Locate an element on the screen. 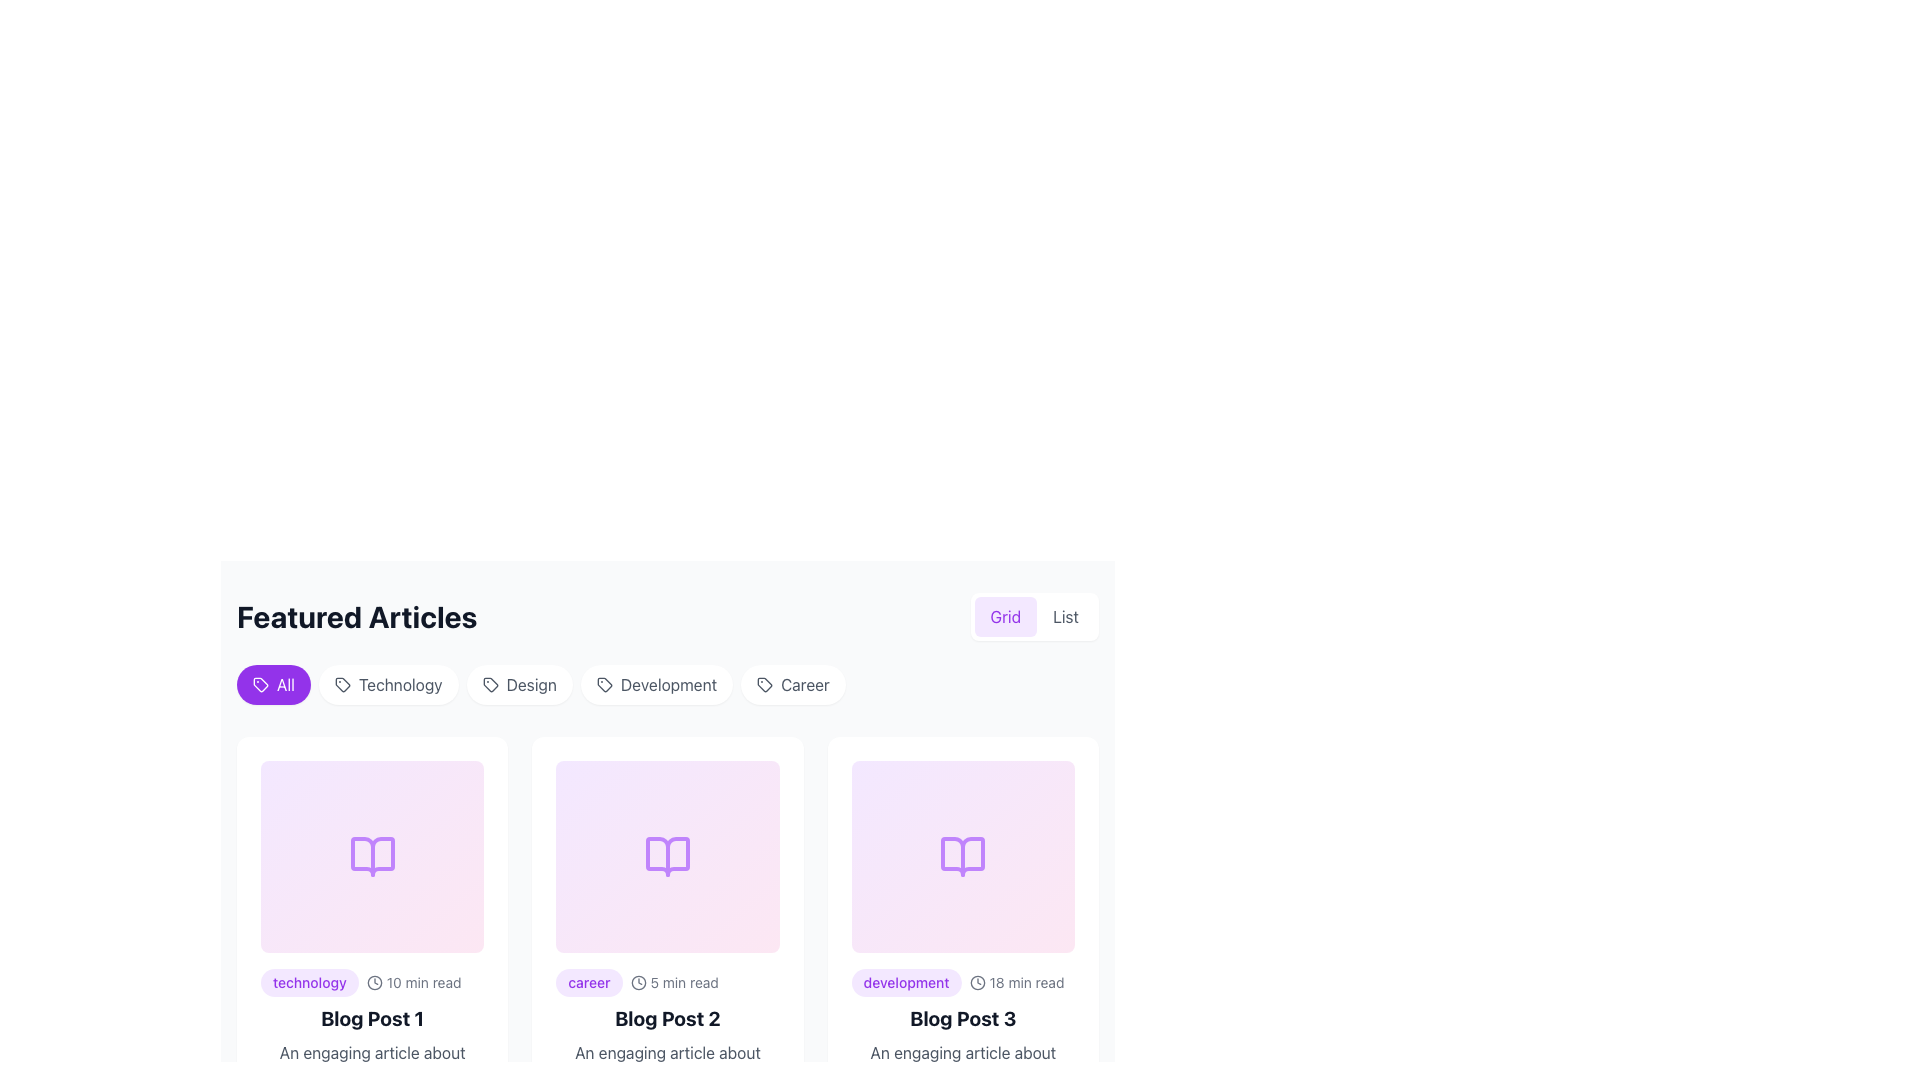  the rounded rectangular button labeled 'All' with a tag icon, which is the first in a group of filter buttons under the 'Featured Articles' heading, to observe any visual feedback is located at coordinates (272, 684).